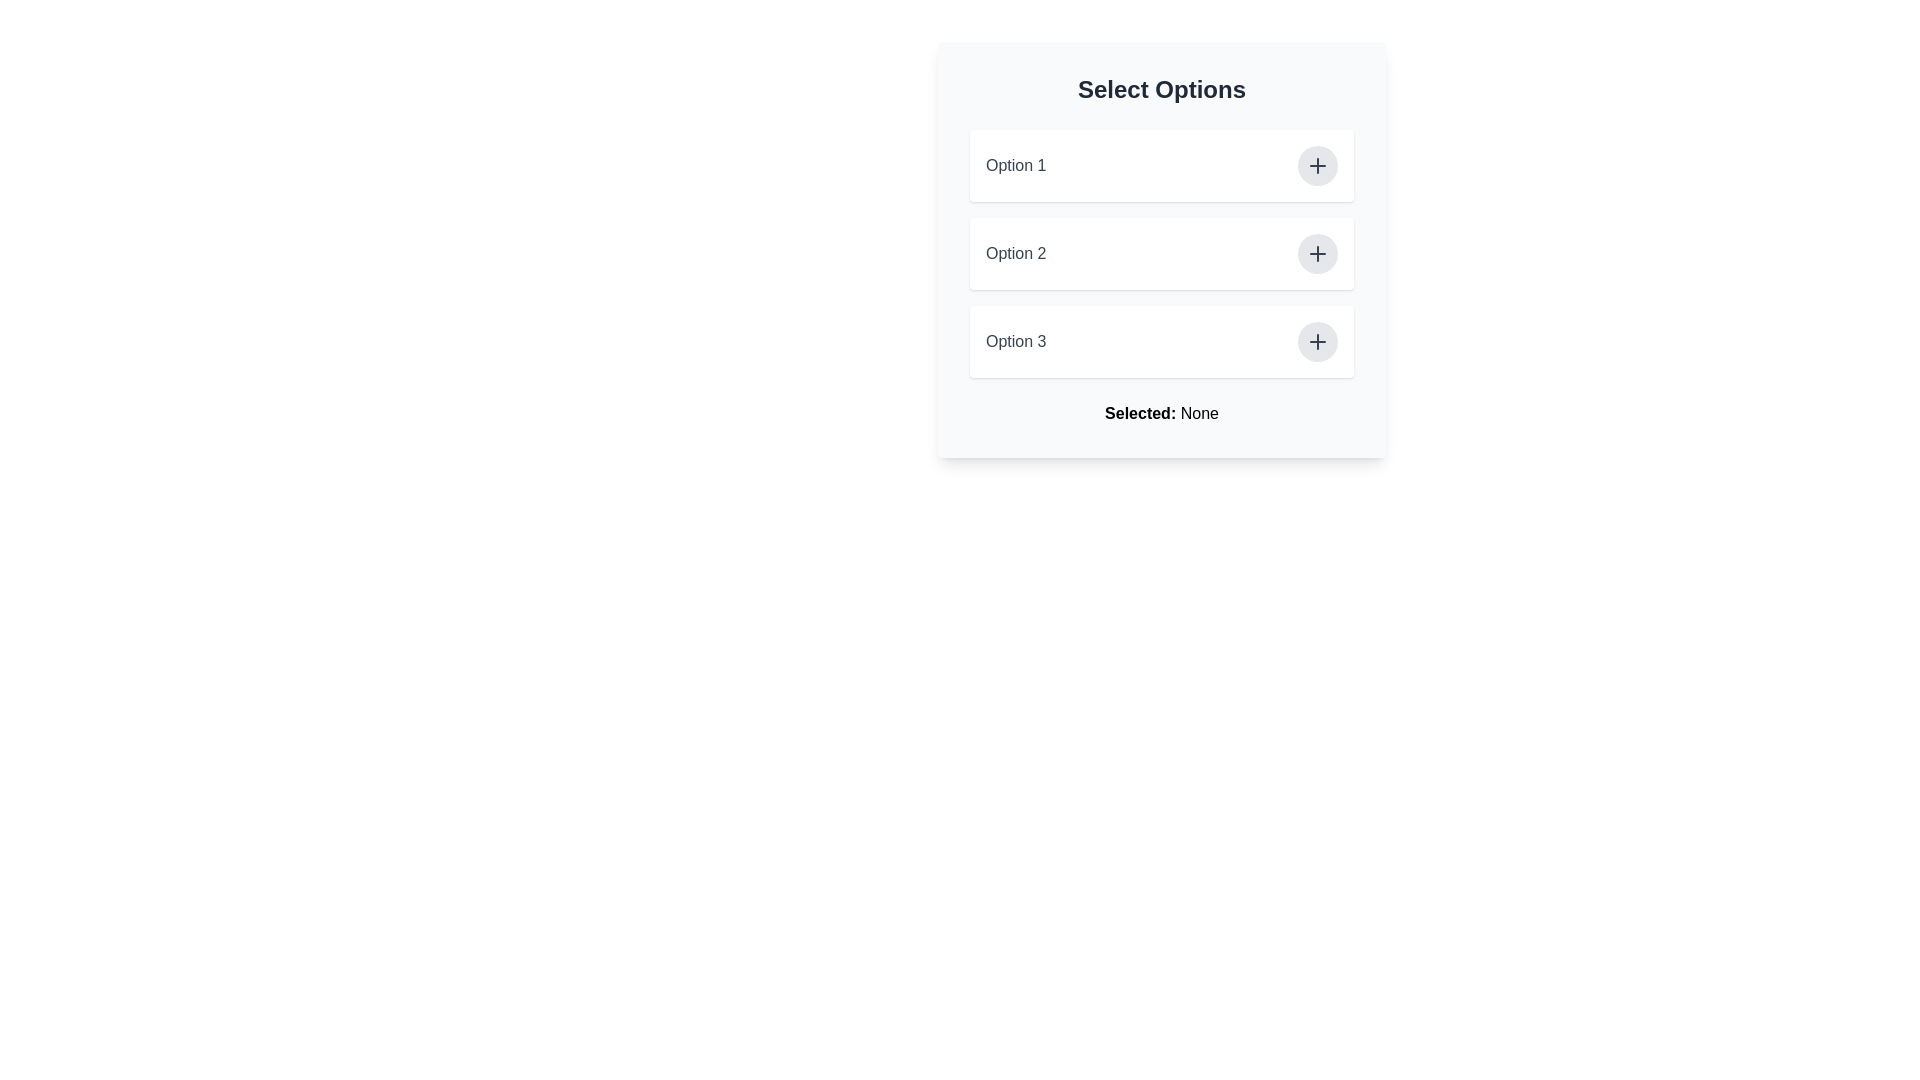  What do you see at coordinates (1318, 164) in the screenshot?
I see `the icon button located at the far right of the first option row in a vertical list` at bounding box center [1318, 164].